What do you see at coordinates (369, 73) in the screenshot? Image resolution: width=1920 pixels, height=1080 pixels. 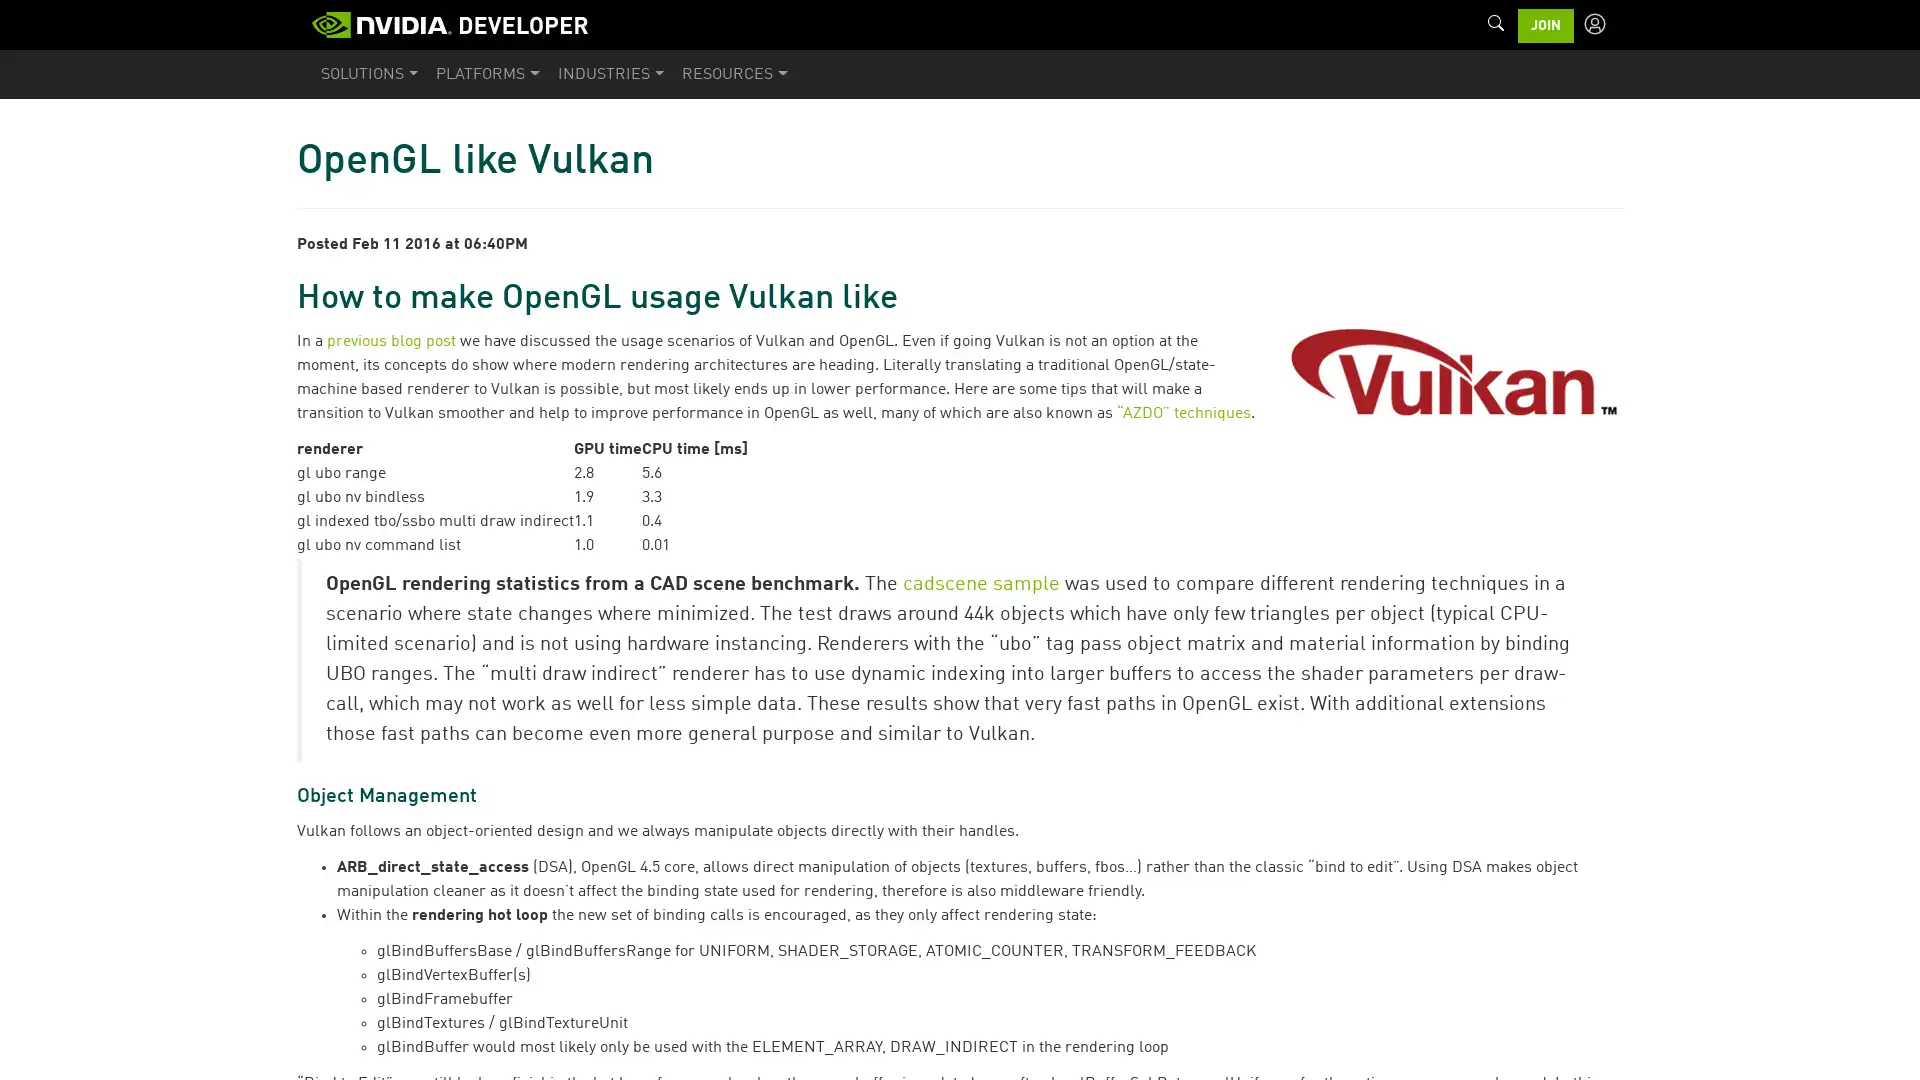 I see `SOLUTIONS` at bounding box center [369, 73].